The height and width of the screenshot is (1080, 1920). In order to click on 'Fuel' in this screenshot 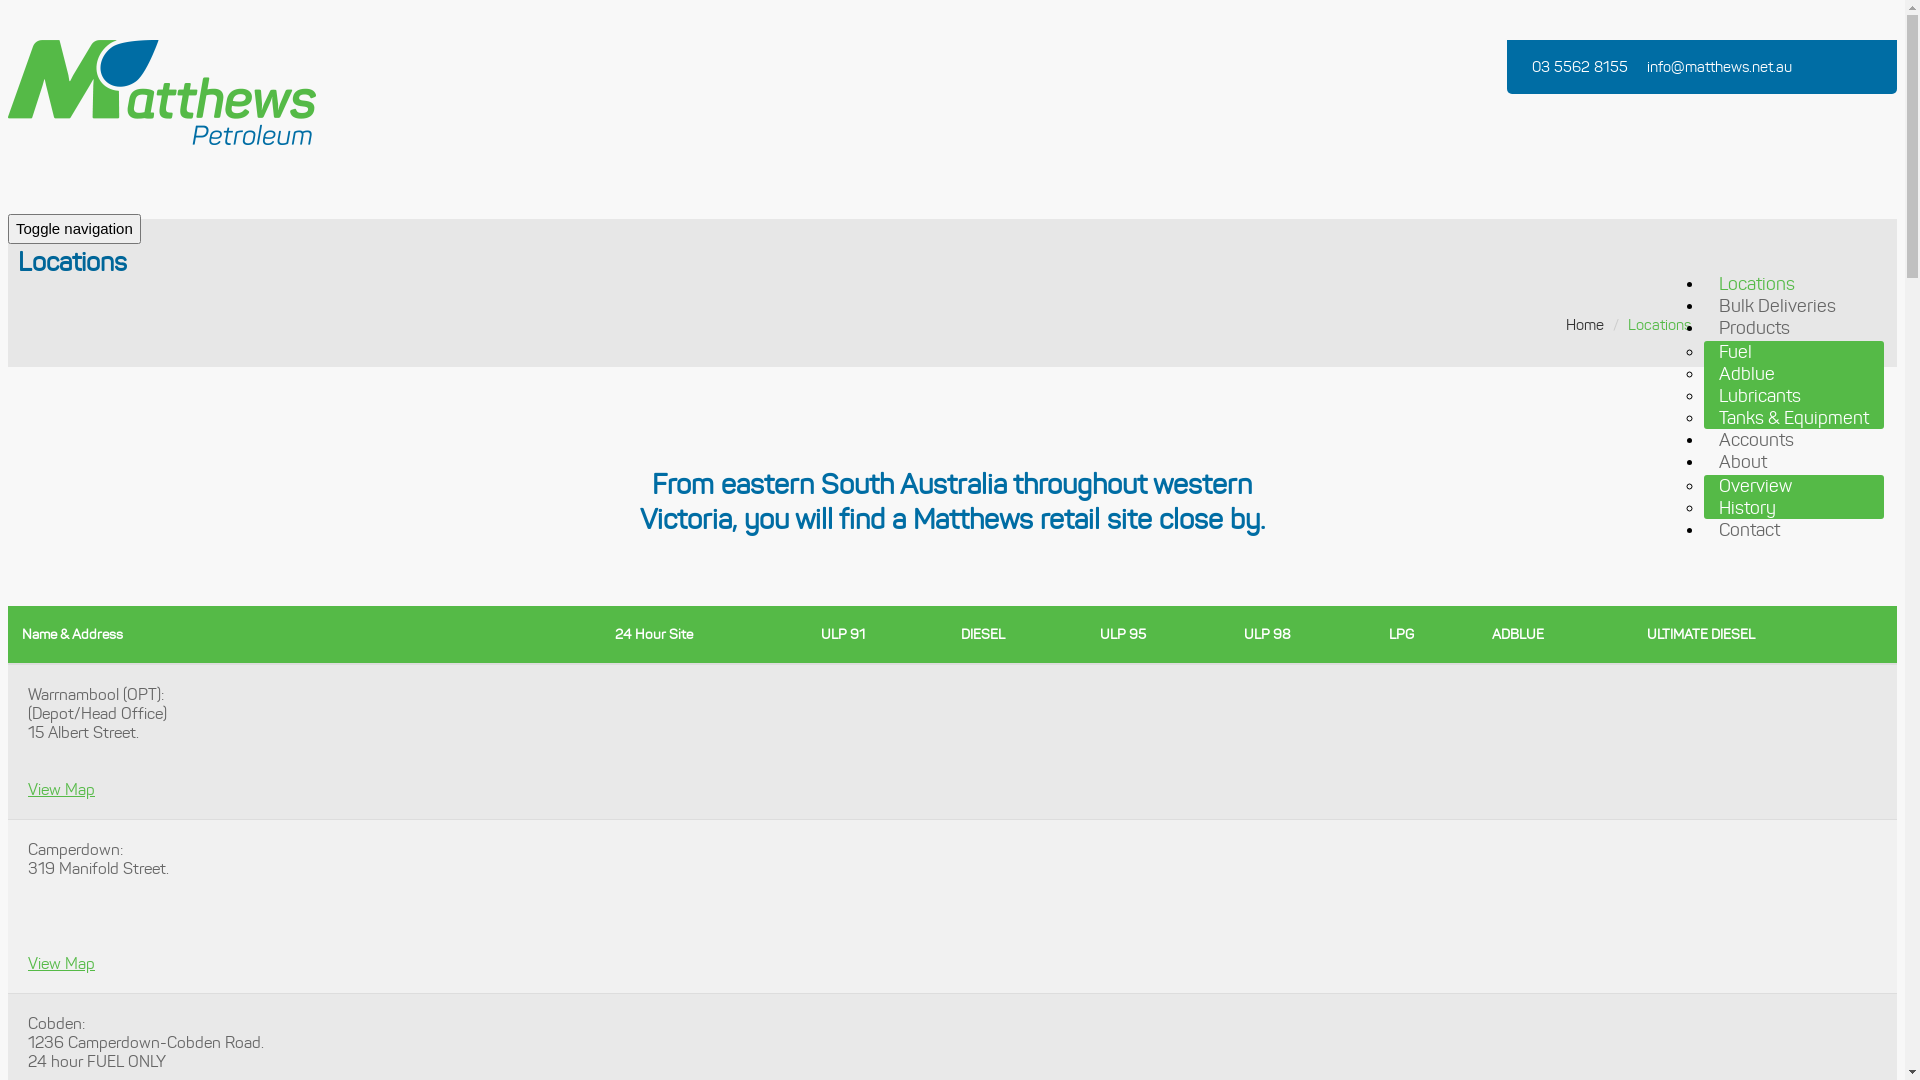, I will do `click(1734, 350)`.